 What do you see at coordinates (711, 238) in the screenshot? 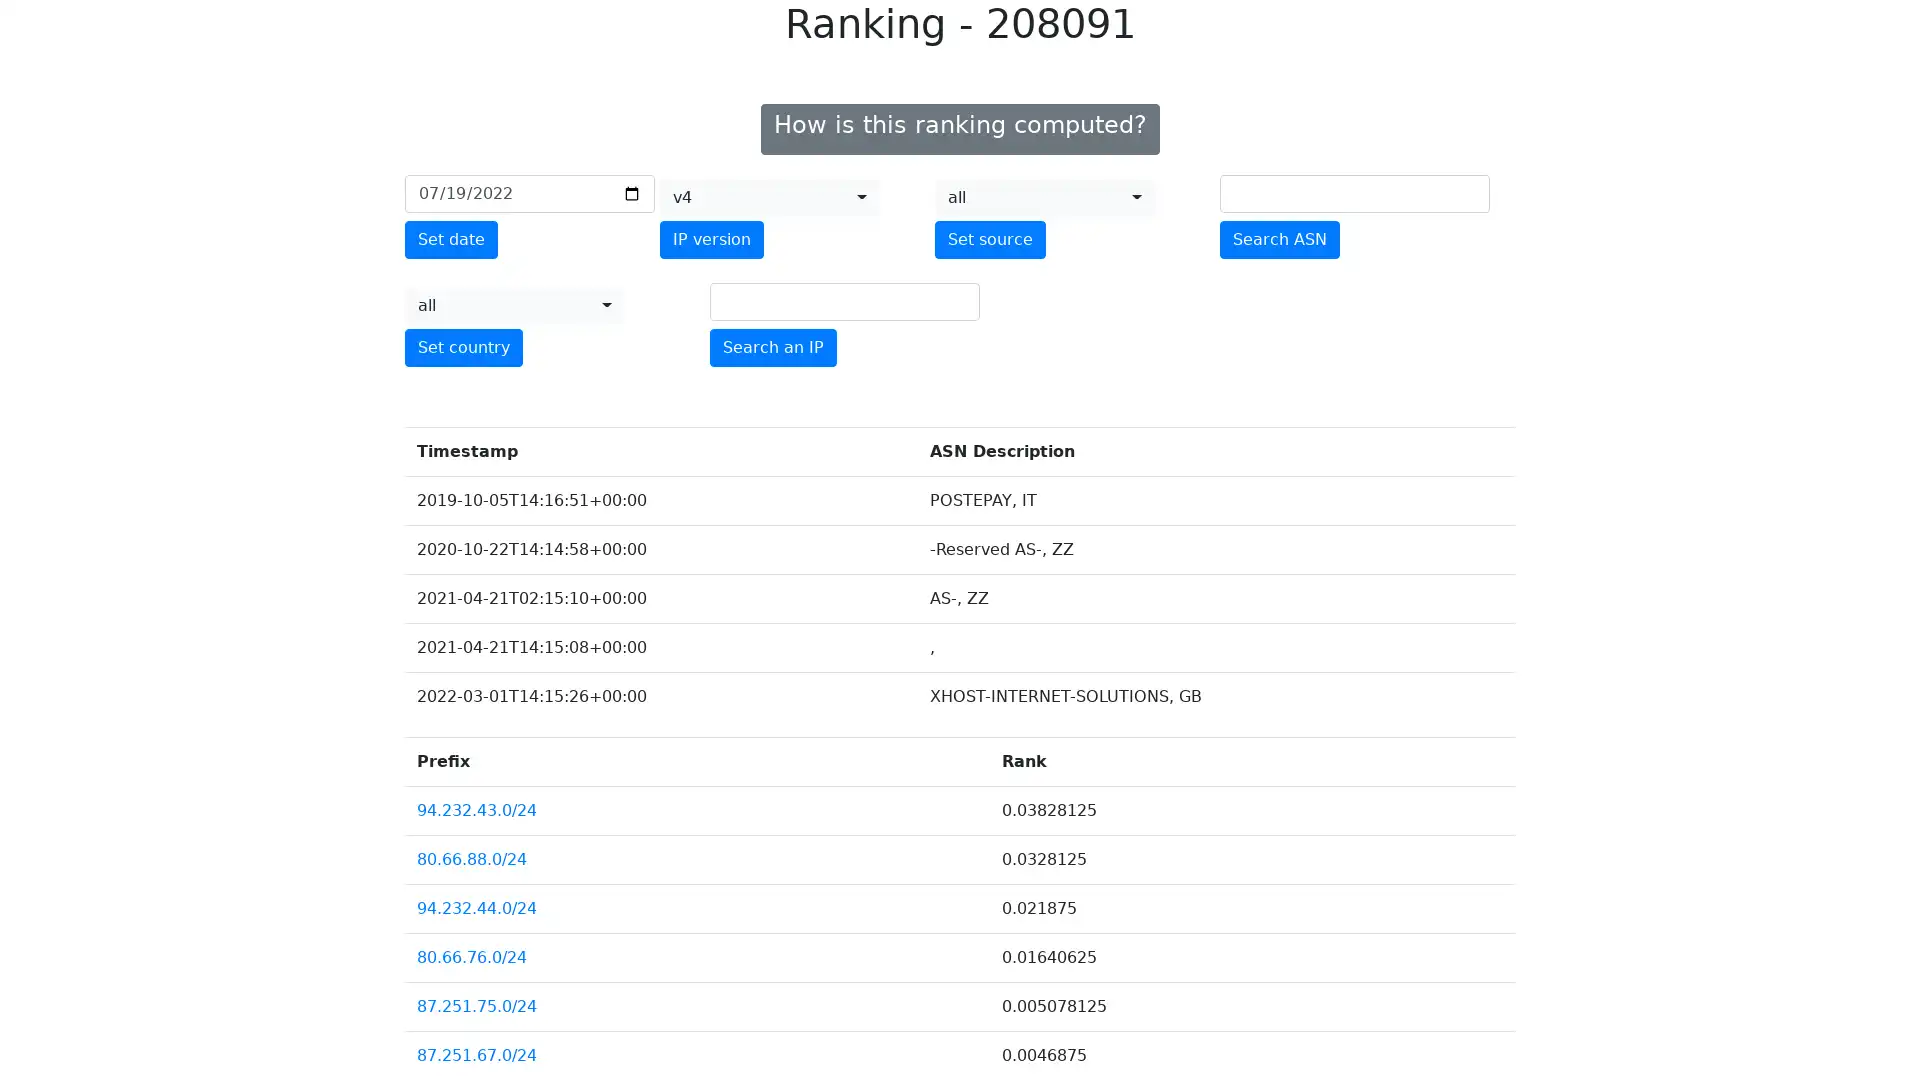
I see `IP version` at bounding box center [711, 238].